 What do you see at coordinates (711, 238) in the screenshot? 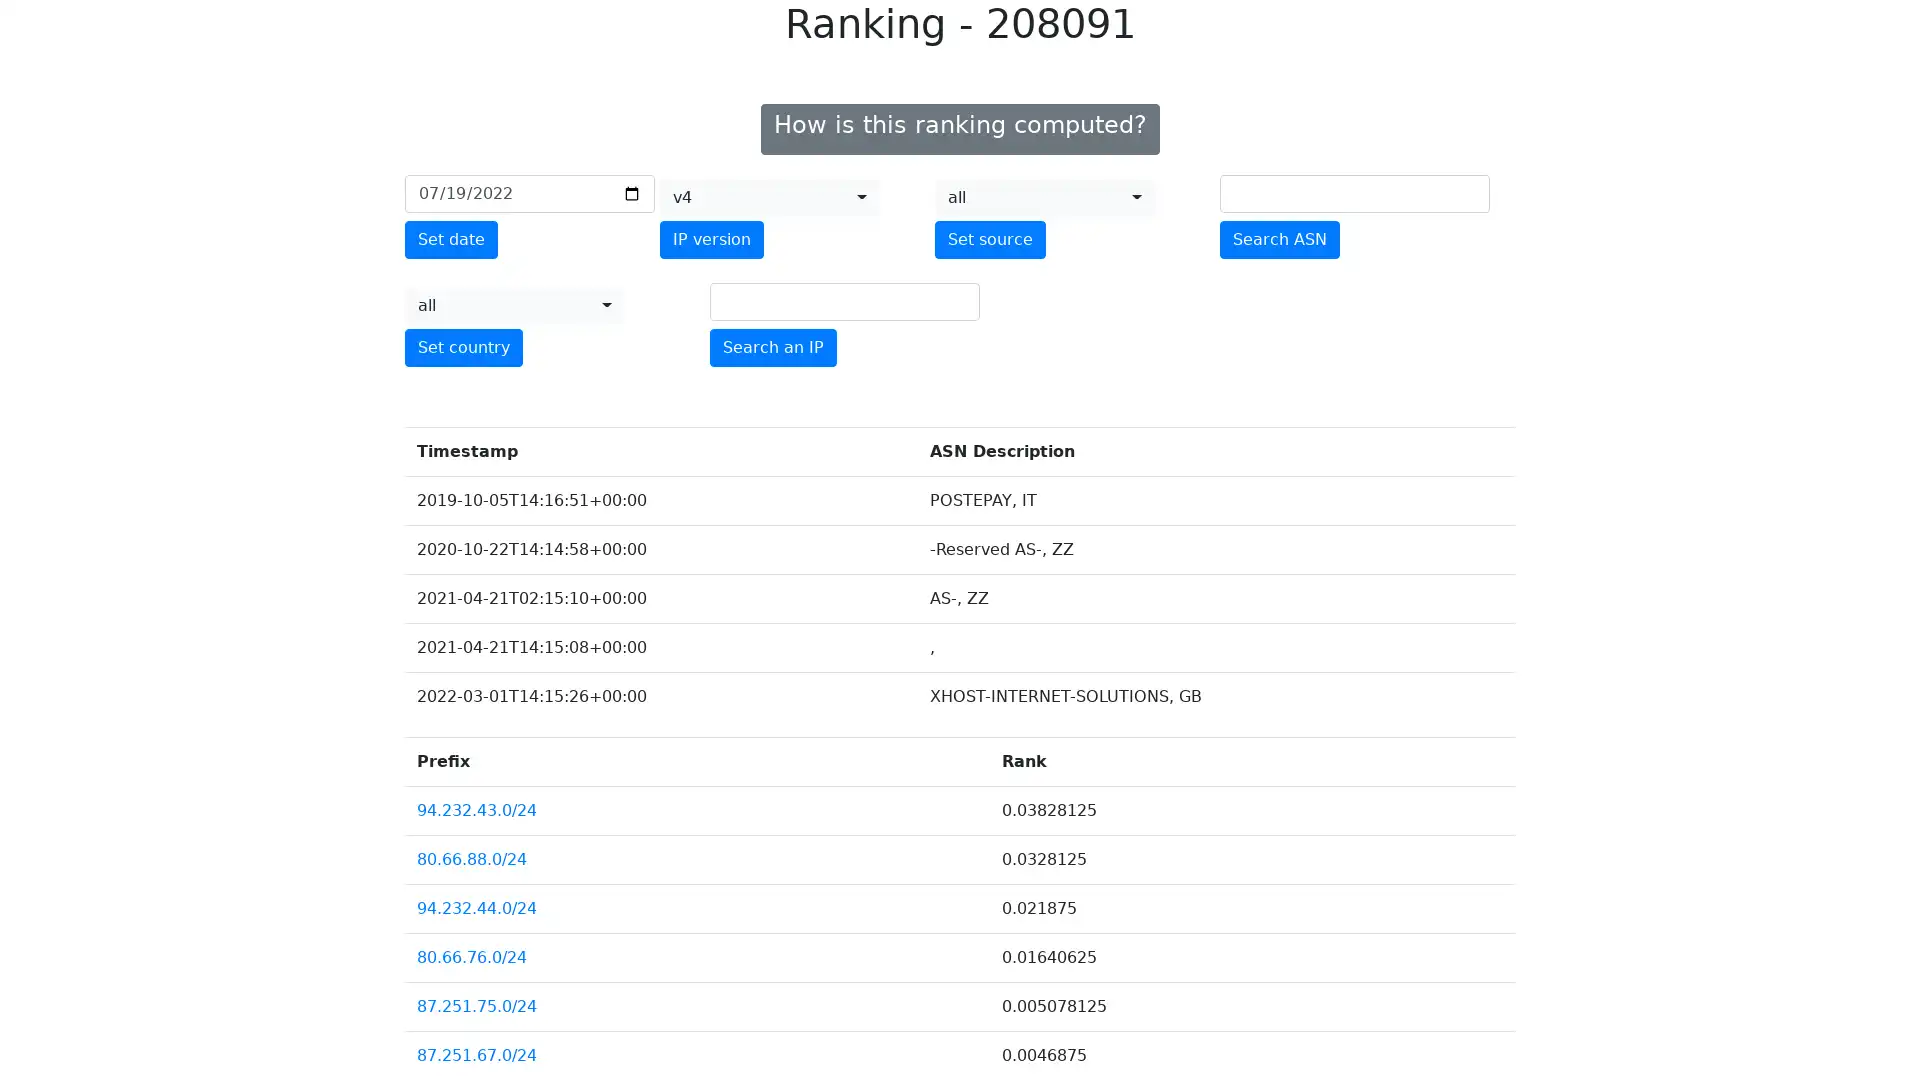
I see `IP version` at bounding box center [711, 238].